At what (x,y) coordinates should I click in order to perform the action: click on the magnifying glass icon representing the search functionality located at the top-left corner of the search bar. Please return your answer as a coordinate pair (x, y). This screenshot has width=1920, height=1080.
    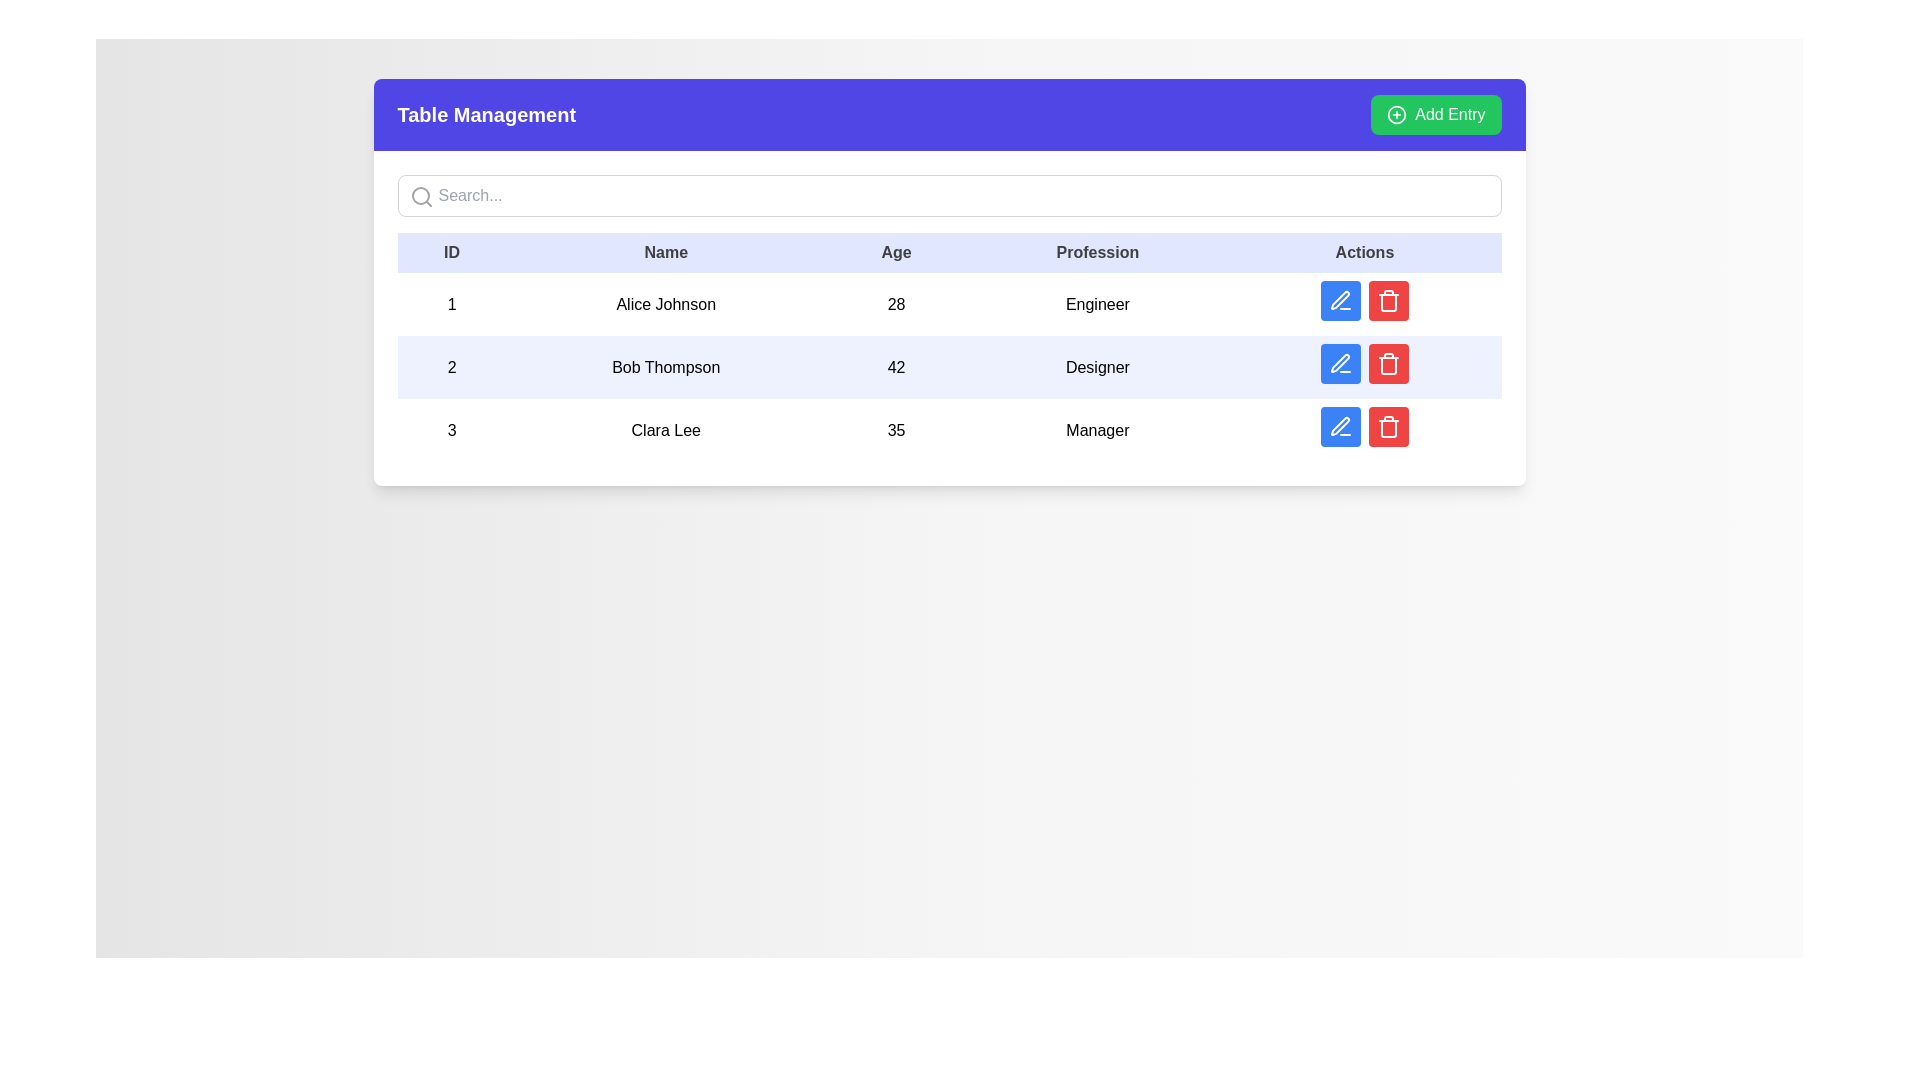
    Looking at the image, I should click on (420, 196).